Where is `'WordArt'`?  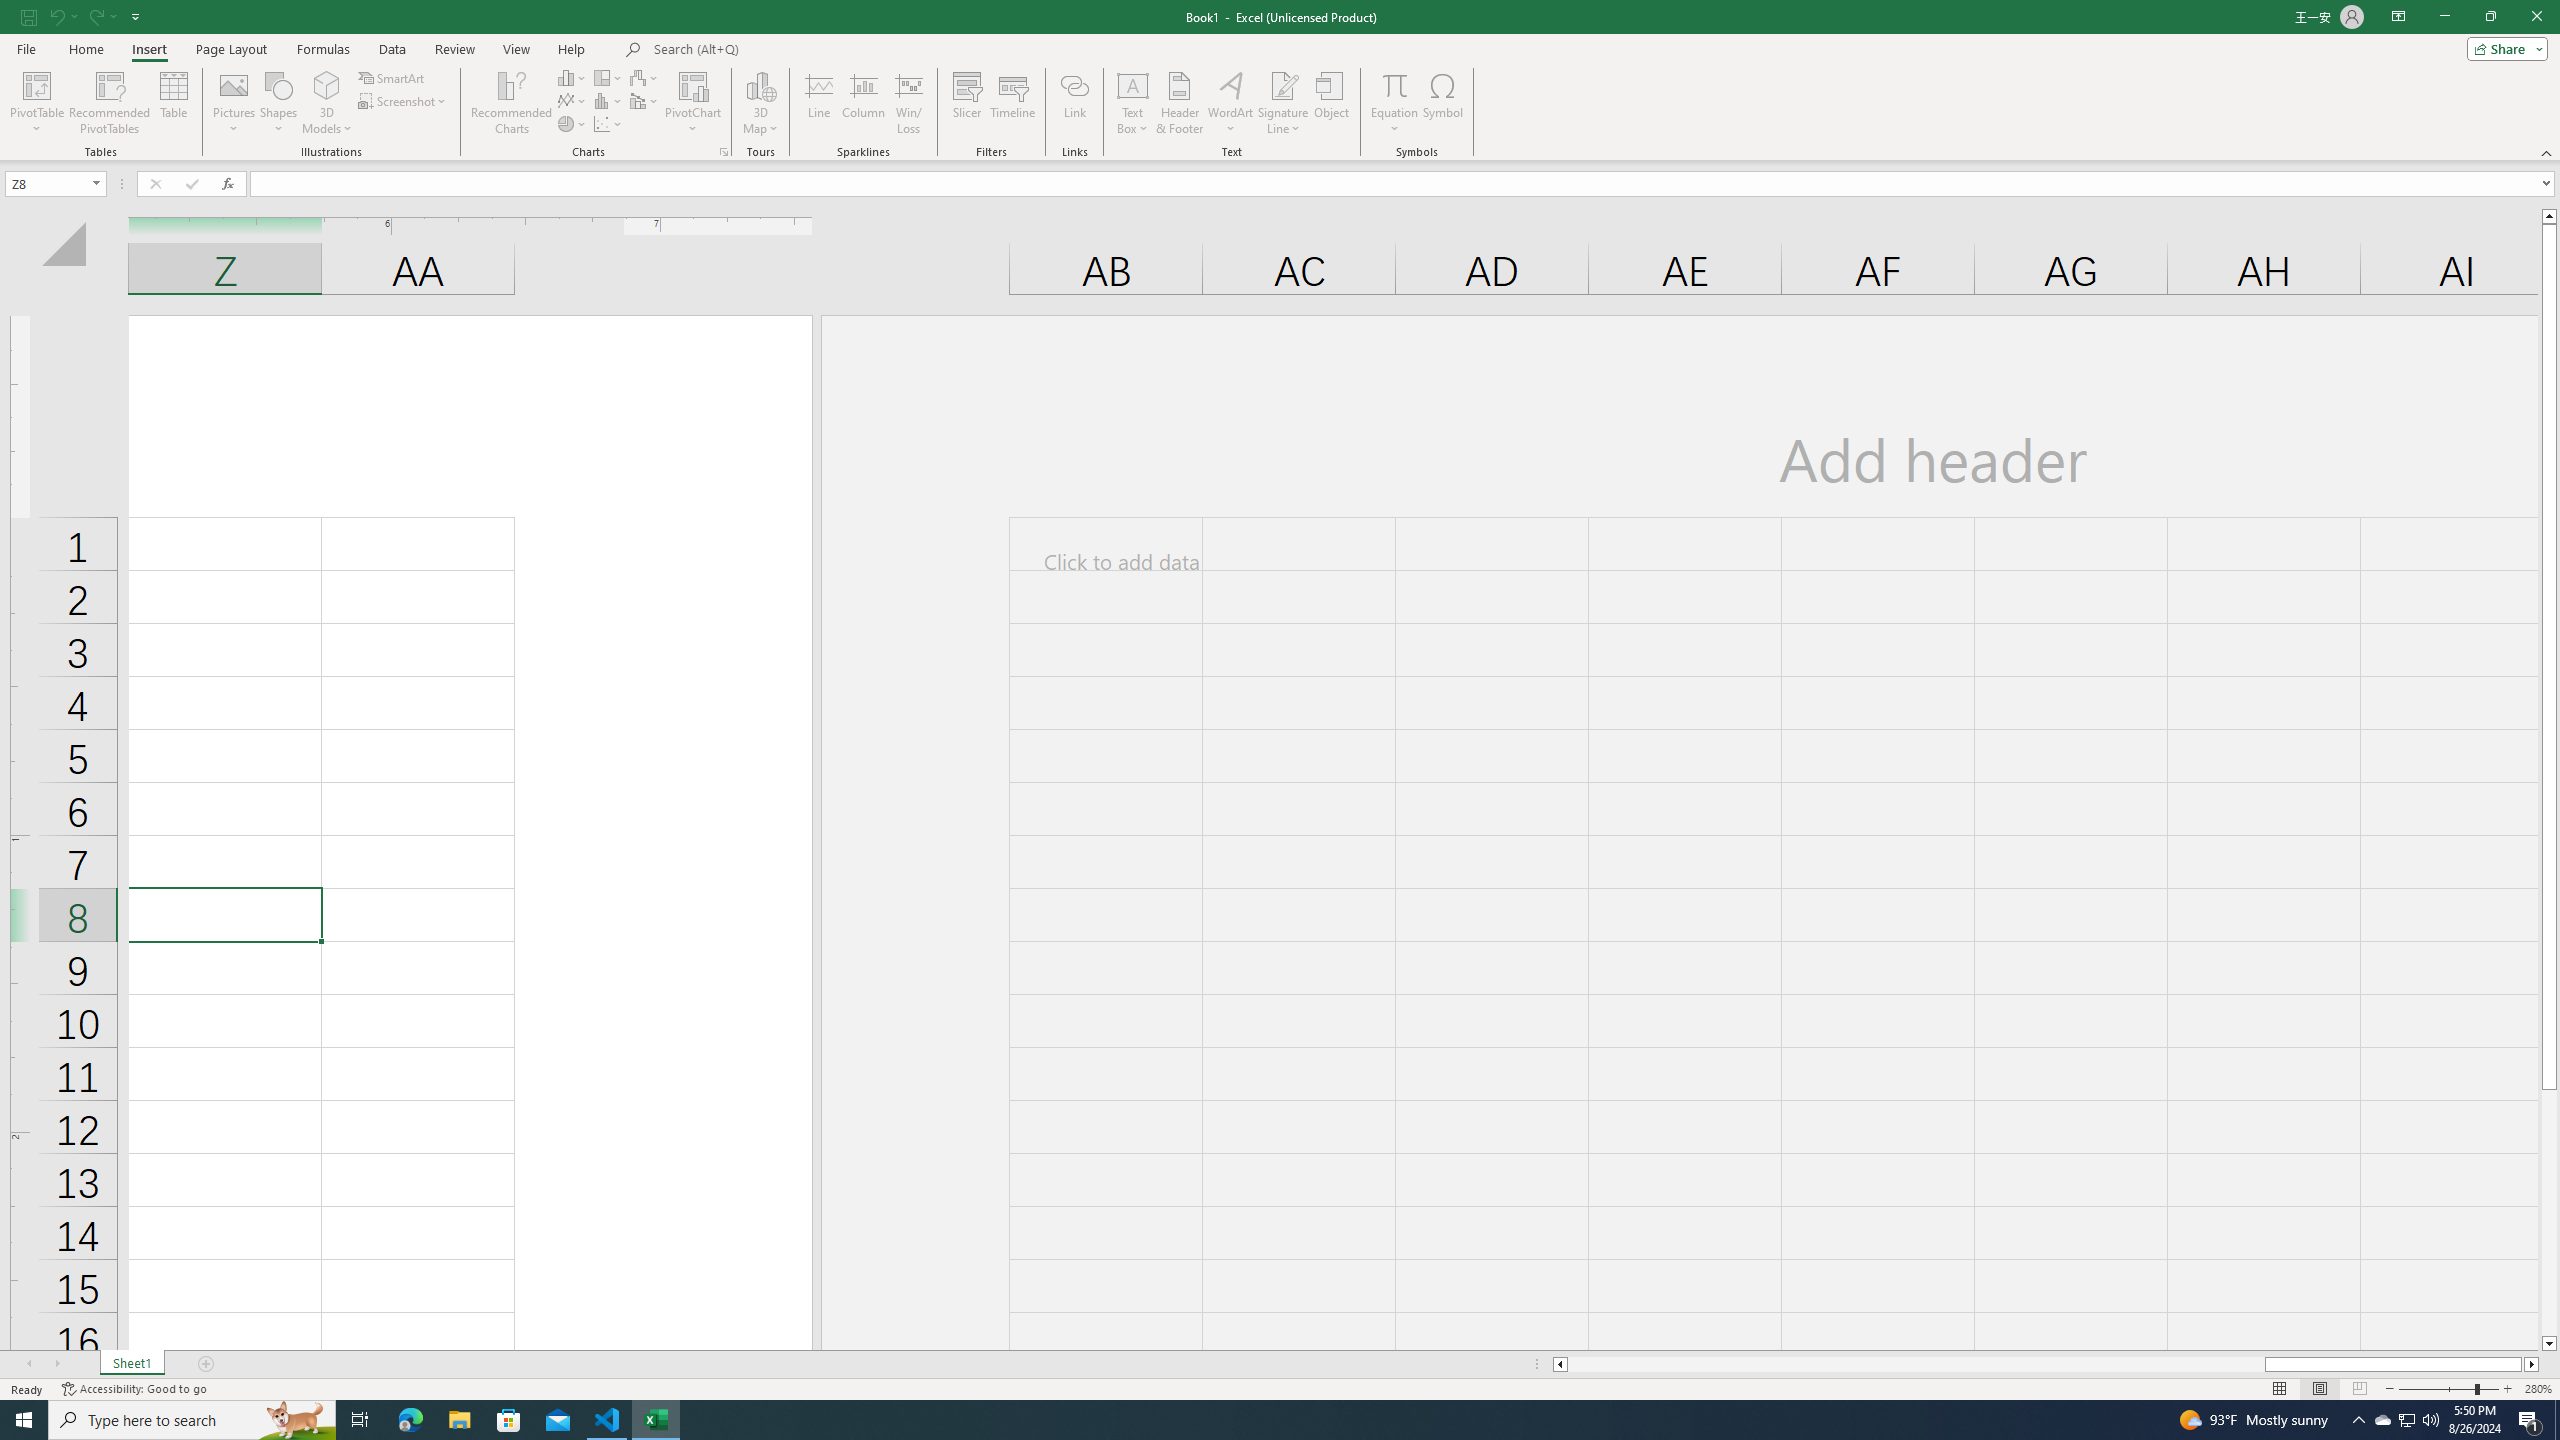 'WordArt' is located at coordinates (1231, 103).